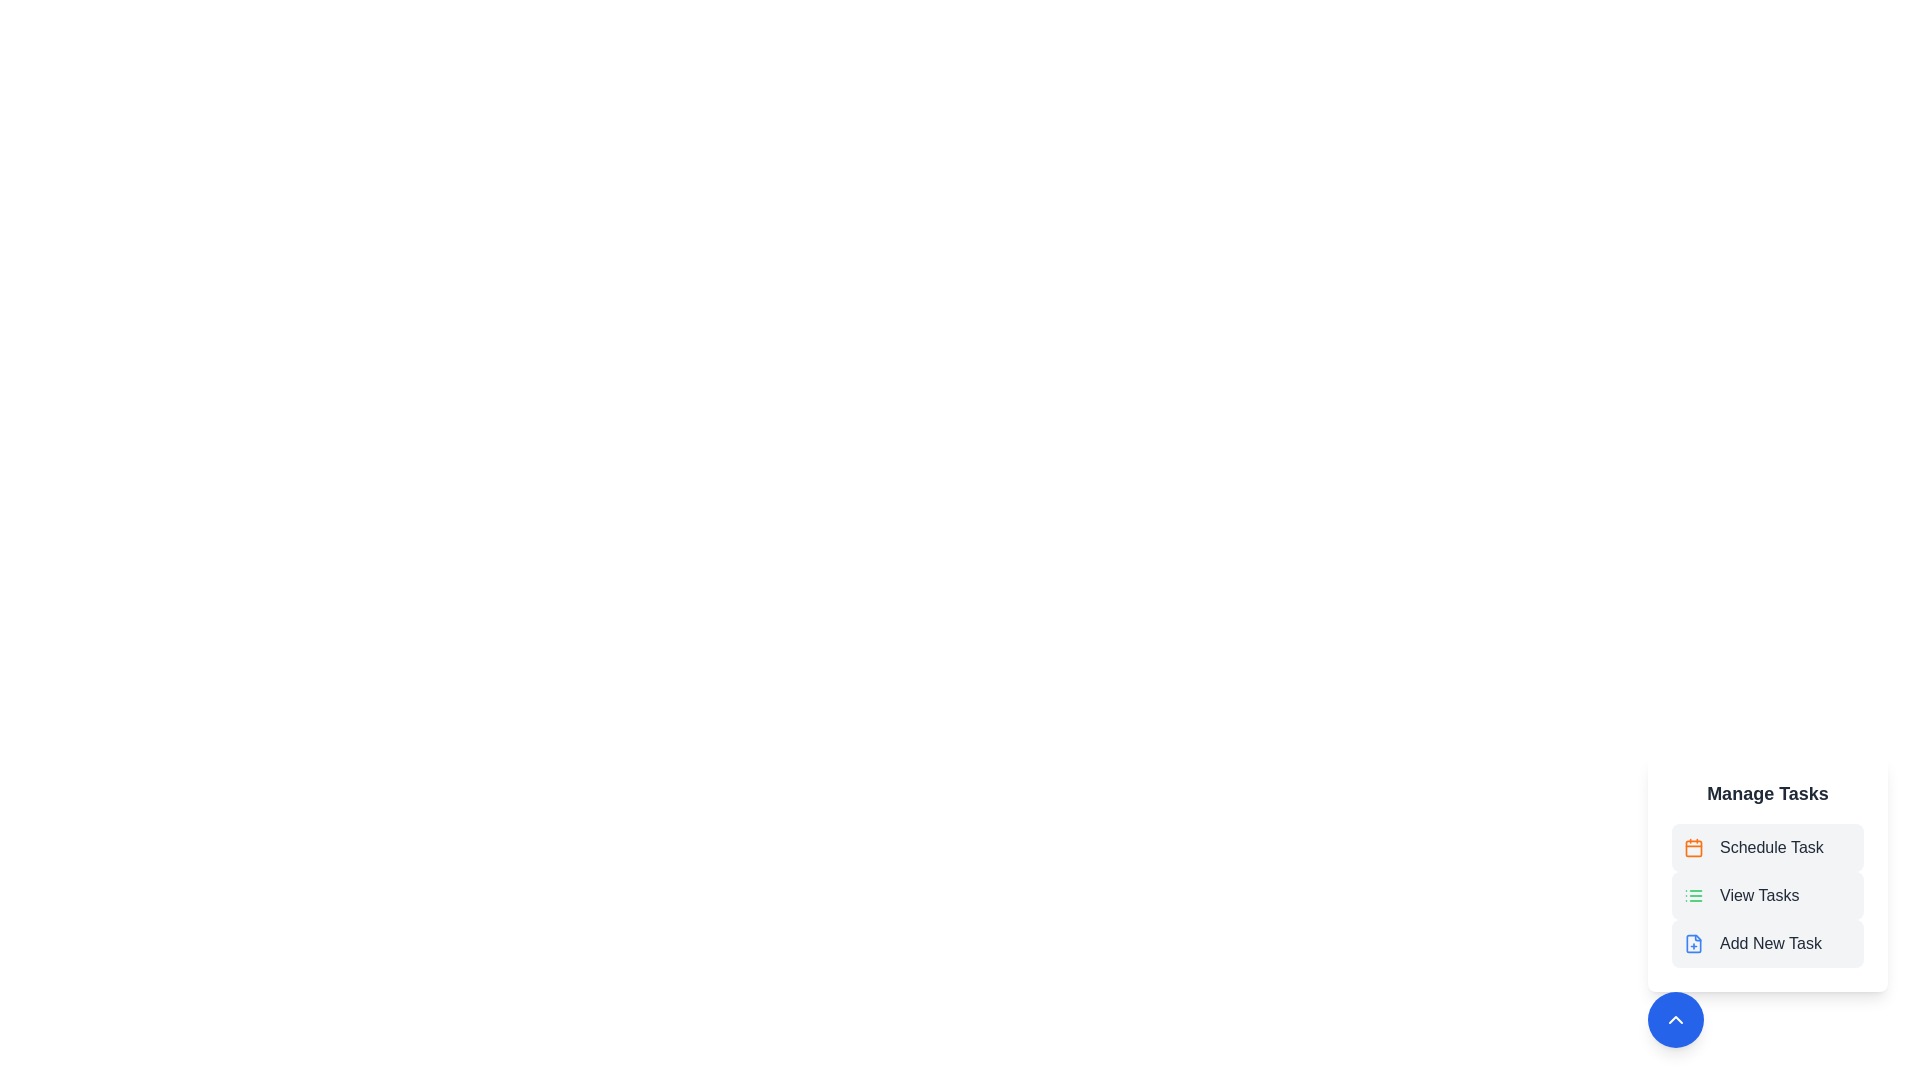  Describe the element at coordinates (1767, 944) in the screenshot. I see `the 'Add New Task' button to add a new task` at that location.